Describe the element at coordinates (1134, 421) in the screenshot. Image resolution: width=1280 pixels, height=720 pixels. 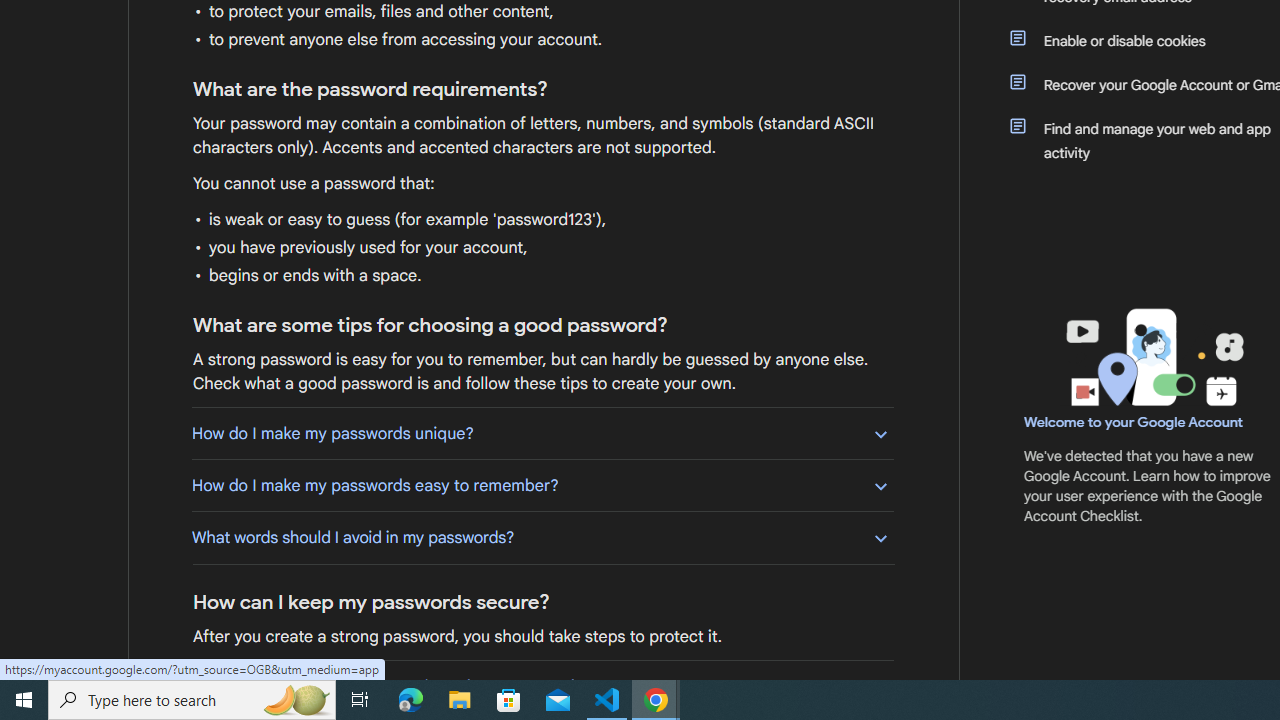
I see `'Welcome to your Google Account'` at that location.